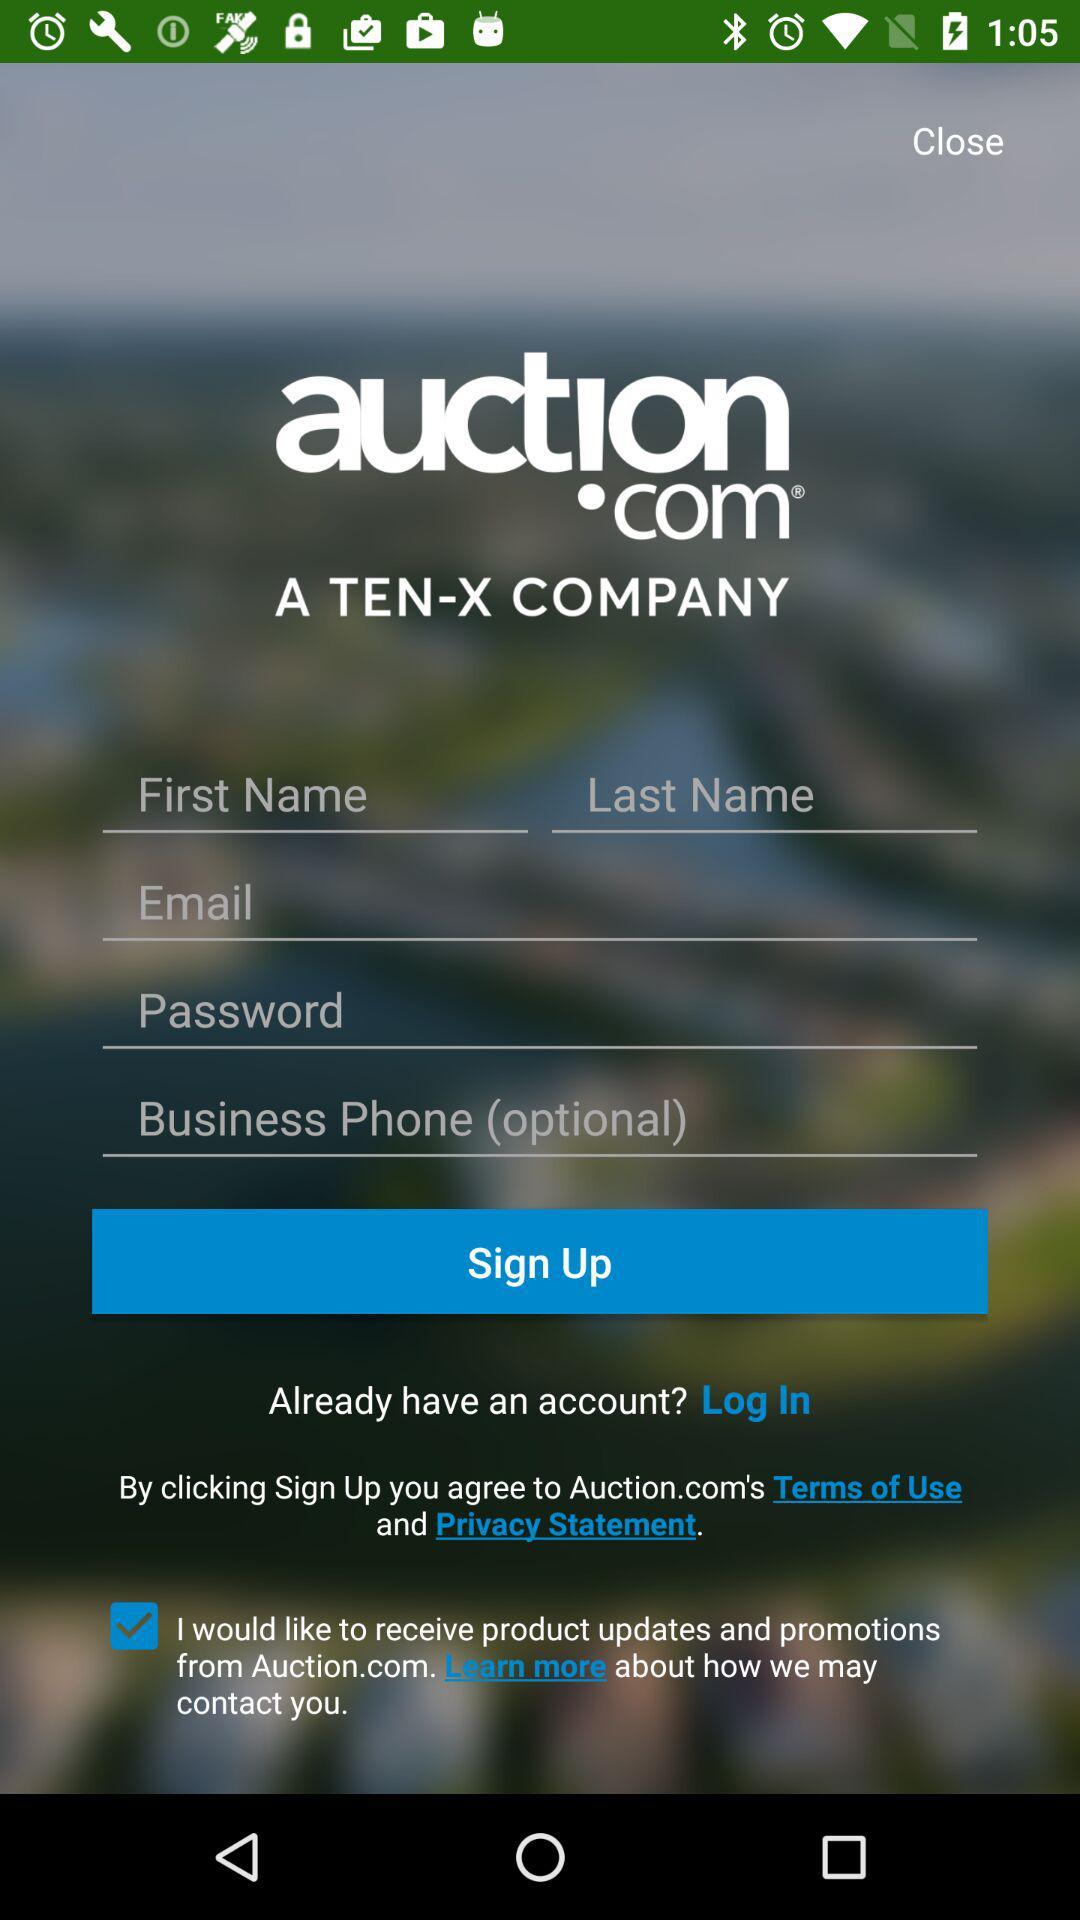  Describe the element at coordinates (134, 1626) in the screenshot. I see `receive emails` at that location.